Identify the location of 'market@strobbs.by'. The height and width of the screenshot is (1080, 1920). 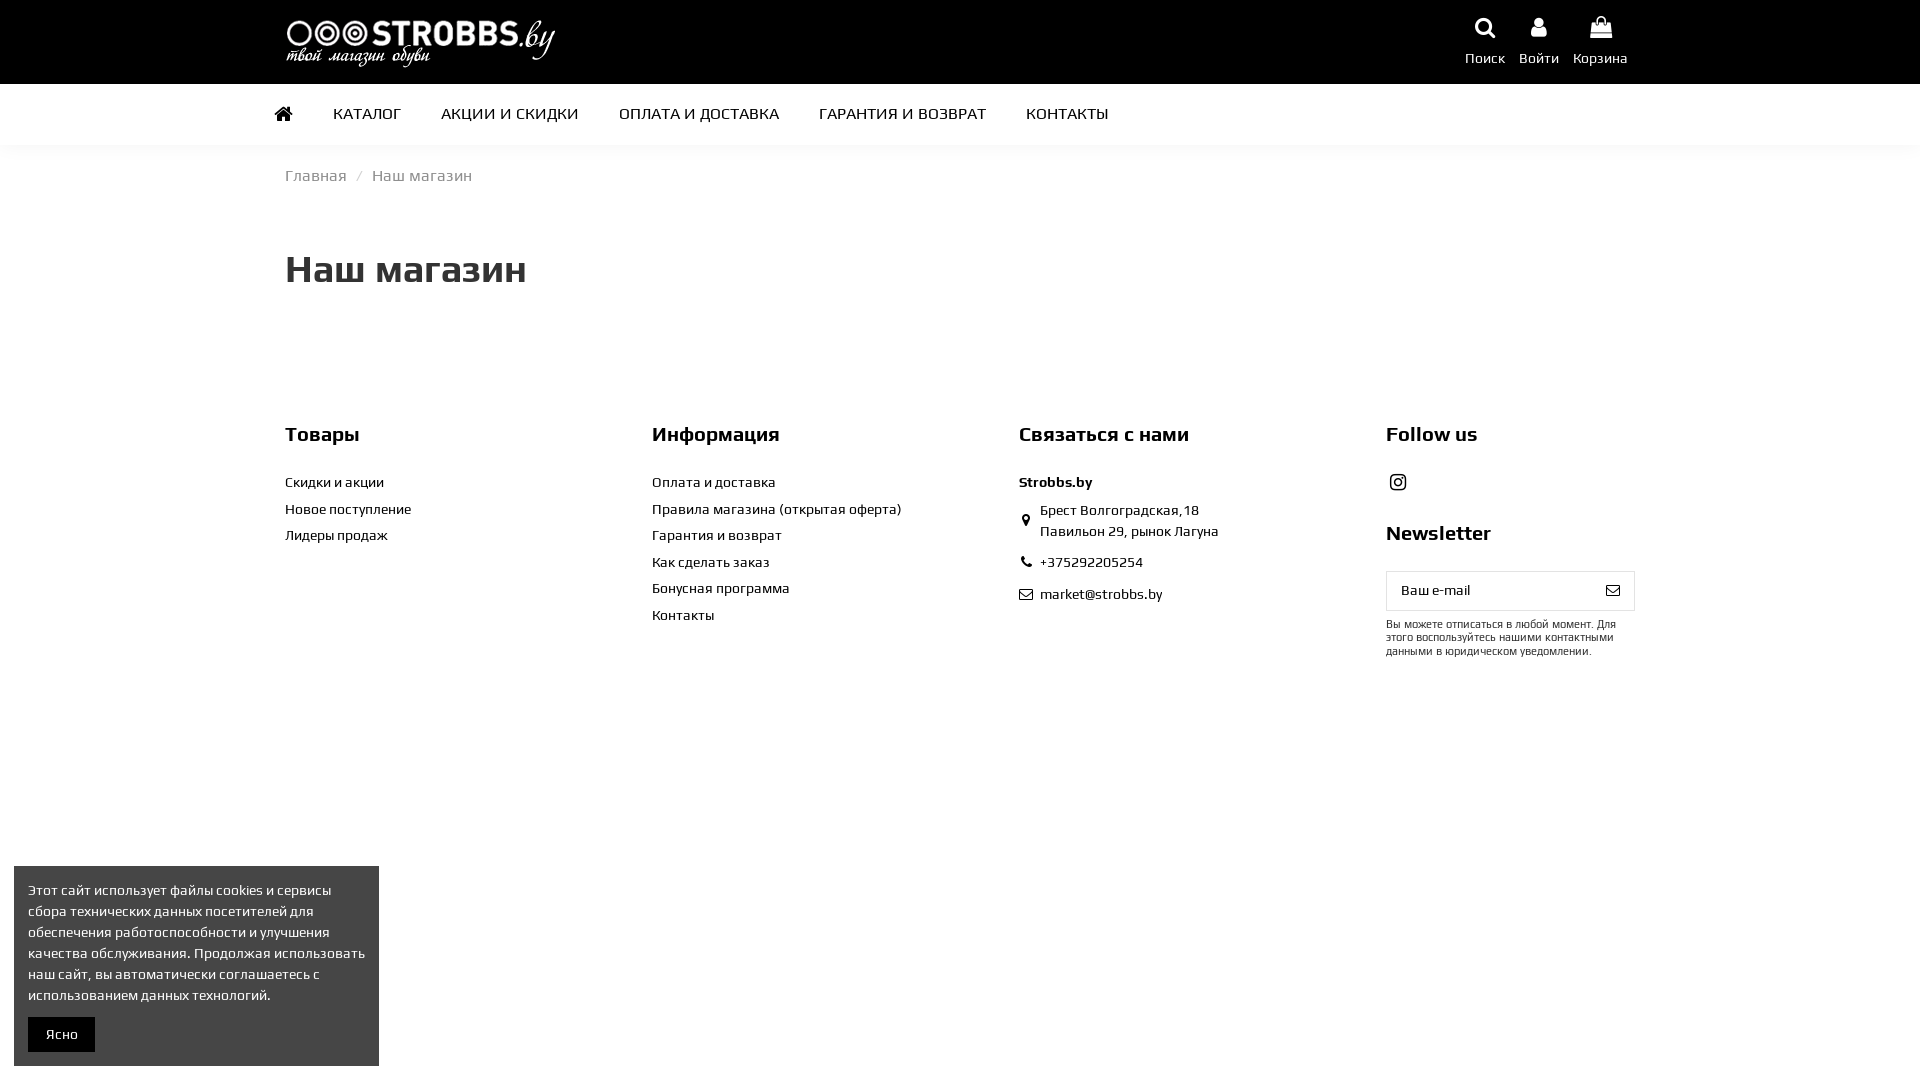
(1099, 593).